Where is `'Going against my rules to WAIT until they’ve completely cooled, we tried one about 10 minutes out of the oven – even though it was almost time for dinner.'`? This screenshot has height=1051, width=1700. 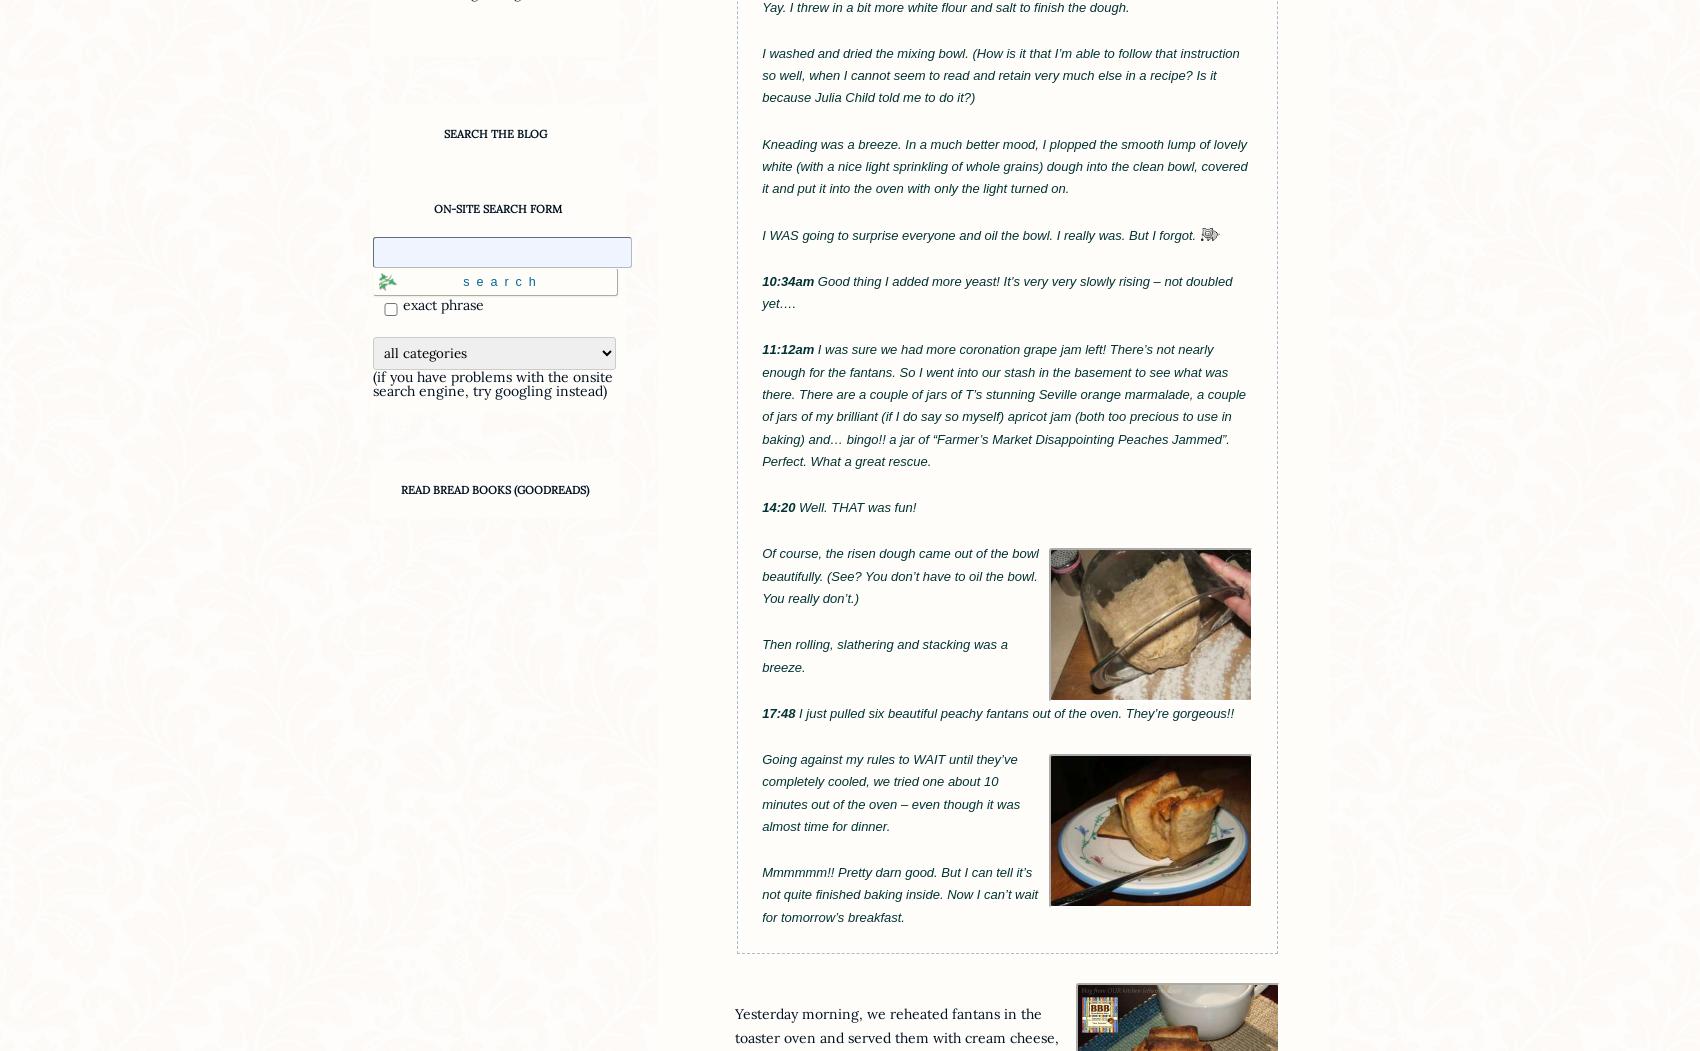 'Going against my rules to WAIT until they’ve completely cooled, we tried one about 10 minutes out of the oven – even though it was almost time for dinner.' is located at coordinates (890, 791).